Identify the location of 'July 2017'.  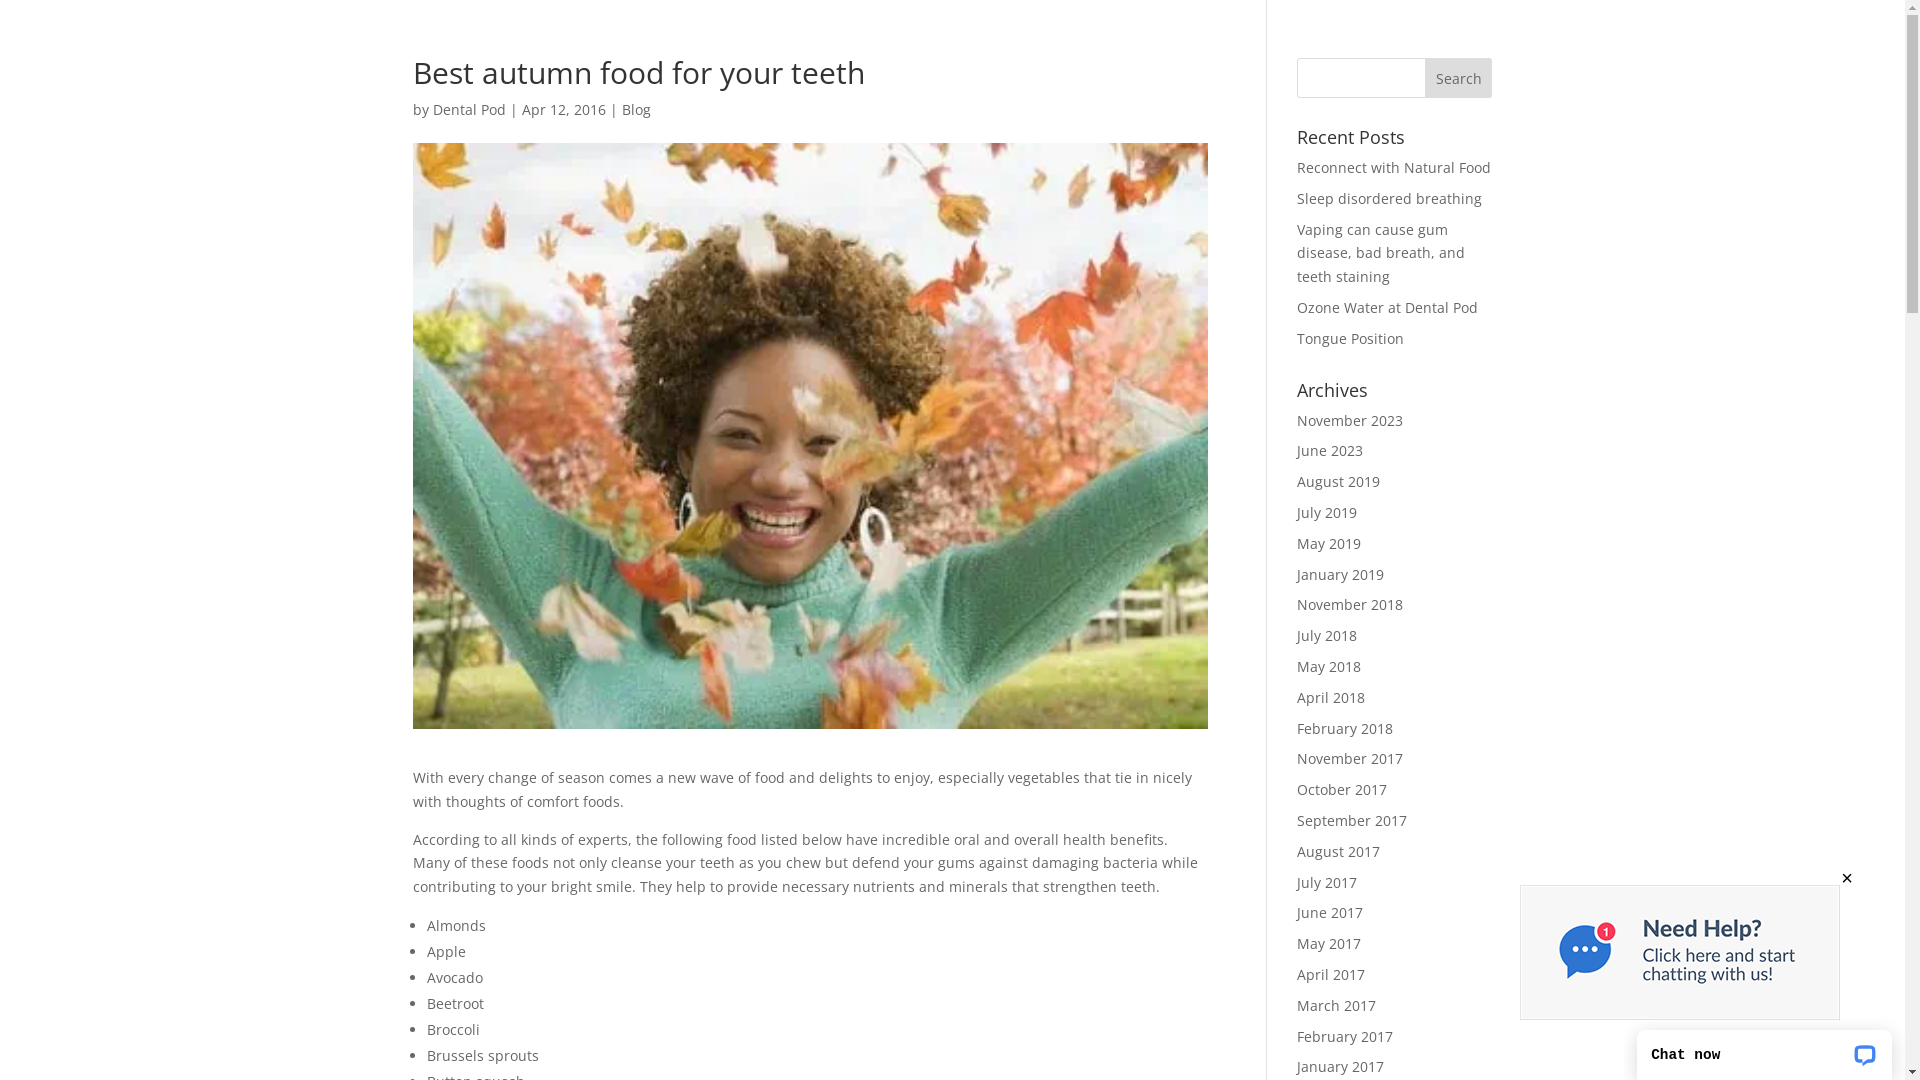
(1326, 881).